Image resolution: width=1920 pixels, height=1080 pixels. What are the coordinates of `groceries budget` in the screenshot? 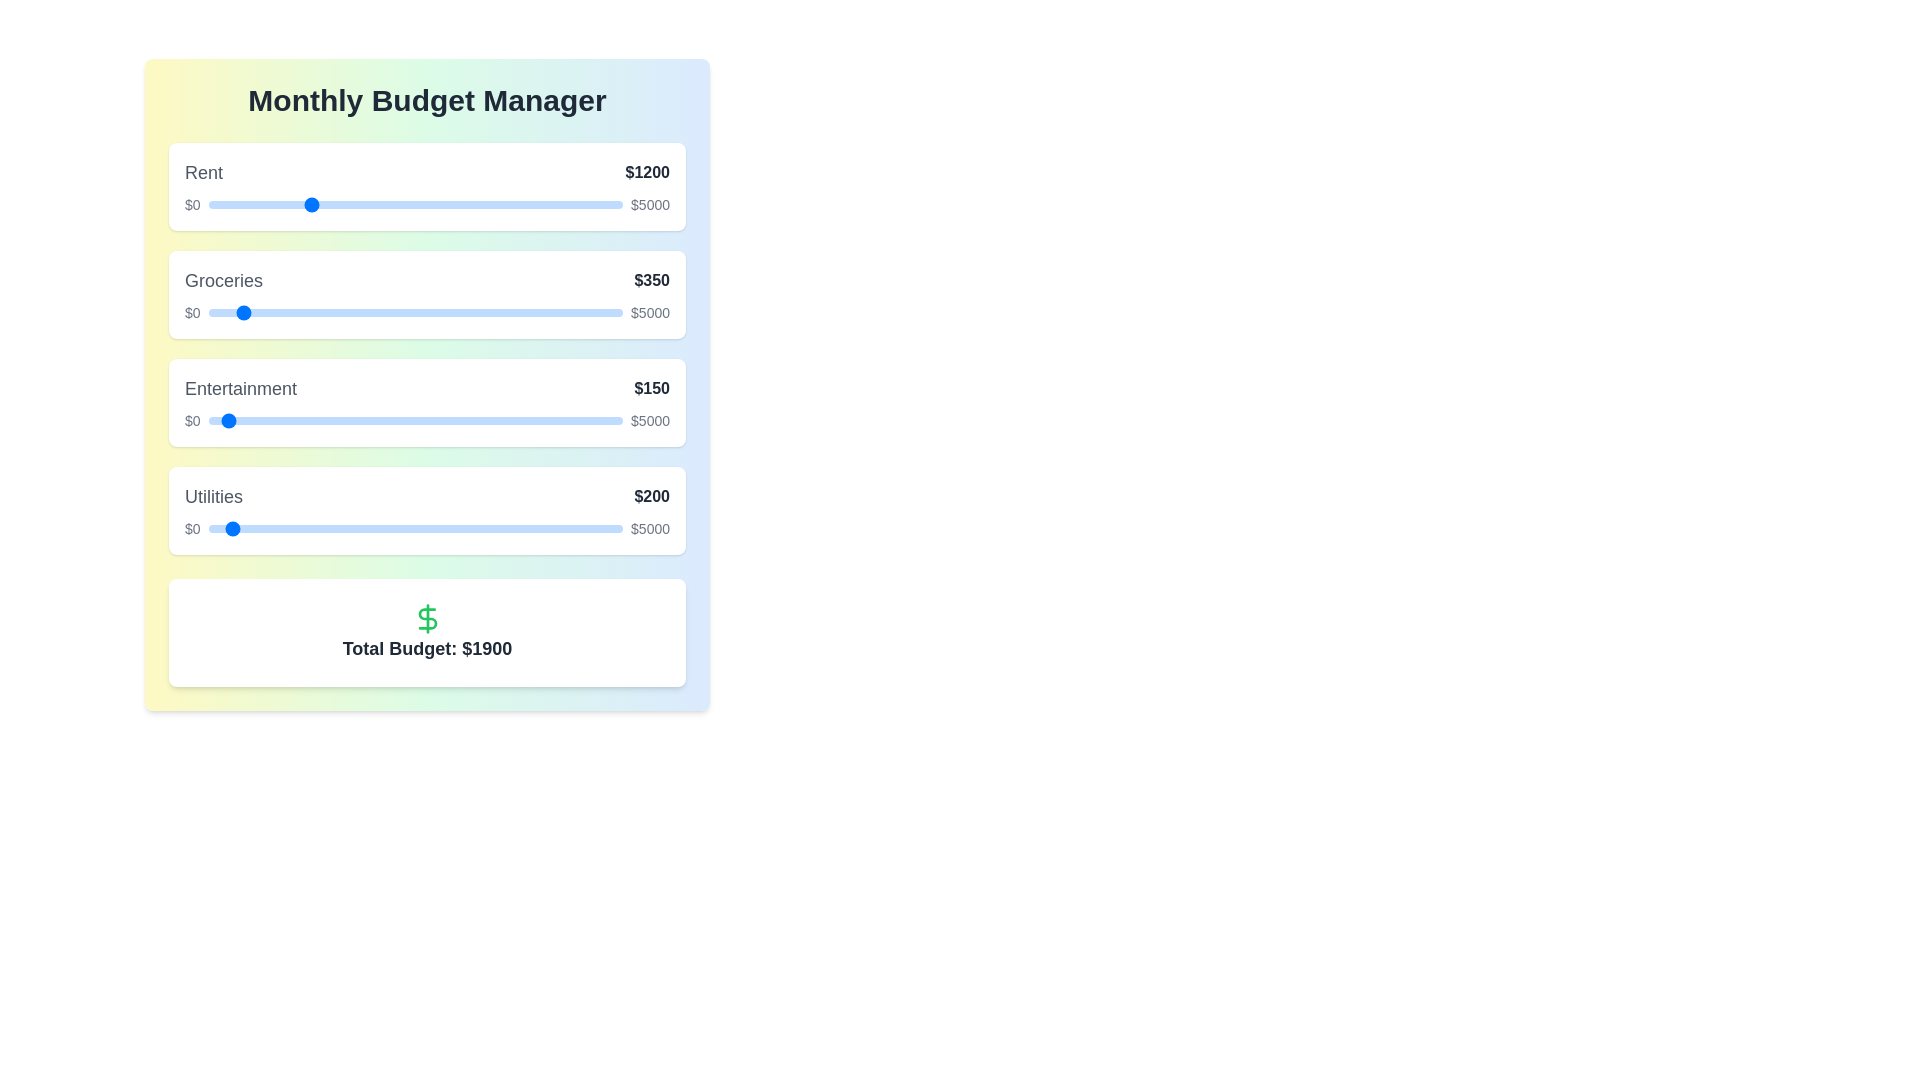 It's located at (415, 312).